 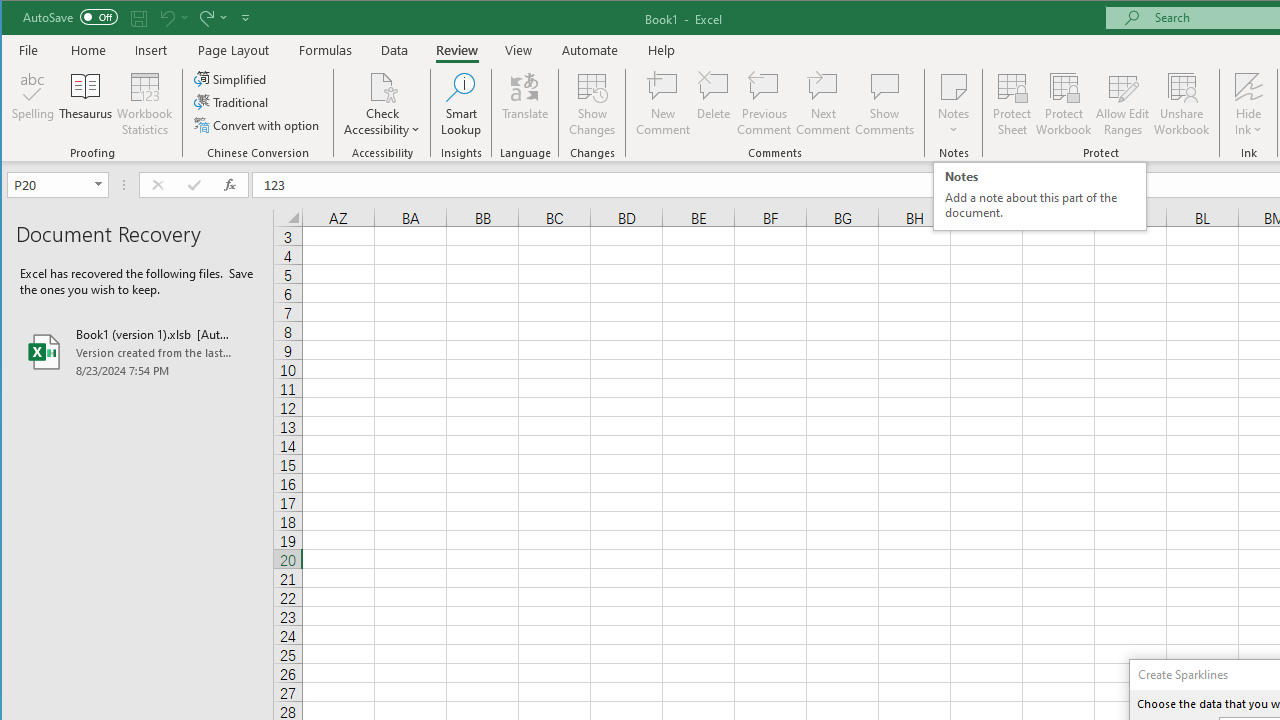 I want to click on 'Spelling...', so click(x=33, y=104).